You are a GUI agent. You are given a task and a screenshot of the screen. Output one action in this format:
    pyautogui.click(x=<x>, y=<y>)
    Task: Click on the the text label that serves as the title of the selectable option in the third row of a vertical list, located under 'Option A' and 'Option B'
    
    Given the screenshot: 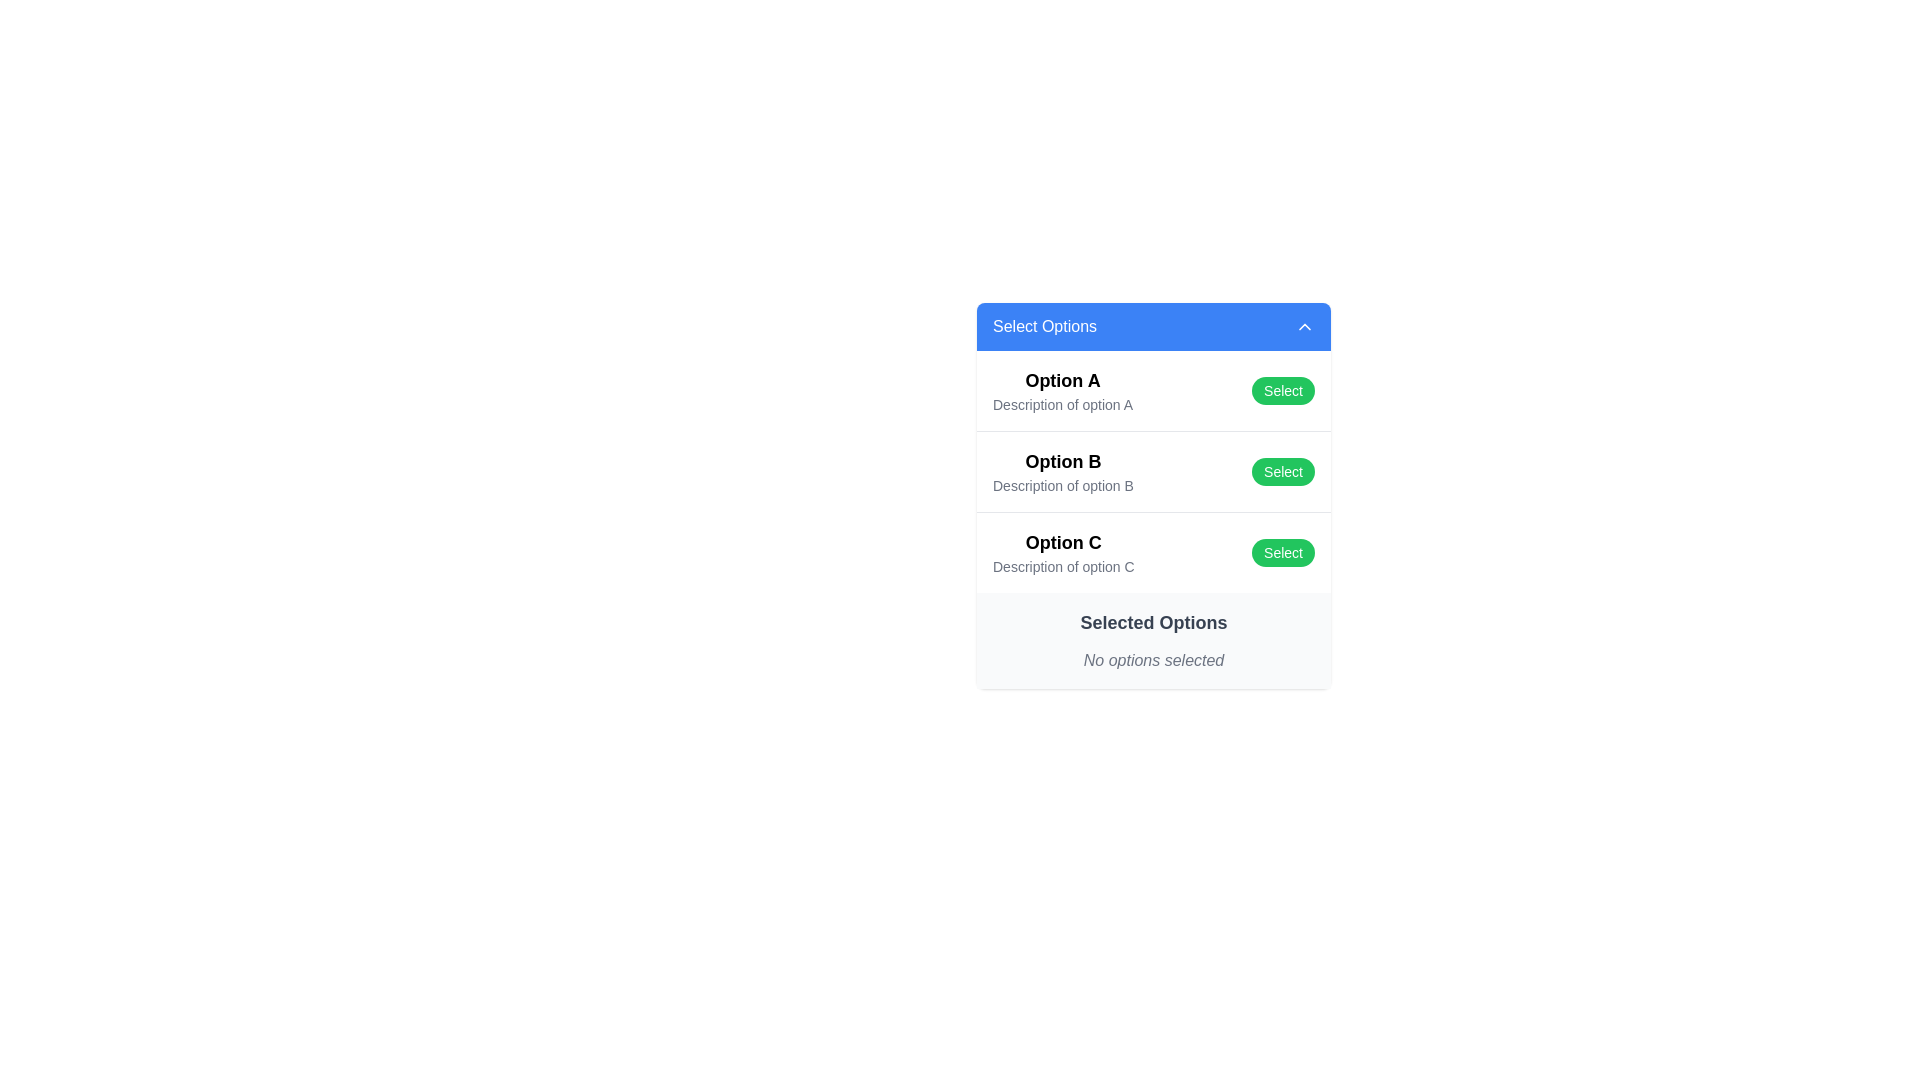 What is the action you would take?
    pyautogui.click(x=1062, y=543)
    